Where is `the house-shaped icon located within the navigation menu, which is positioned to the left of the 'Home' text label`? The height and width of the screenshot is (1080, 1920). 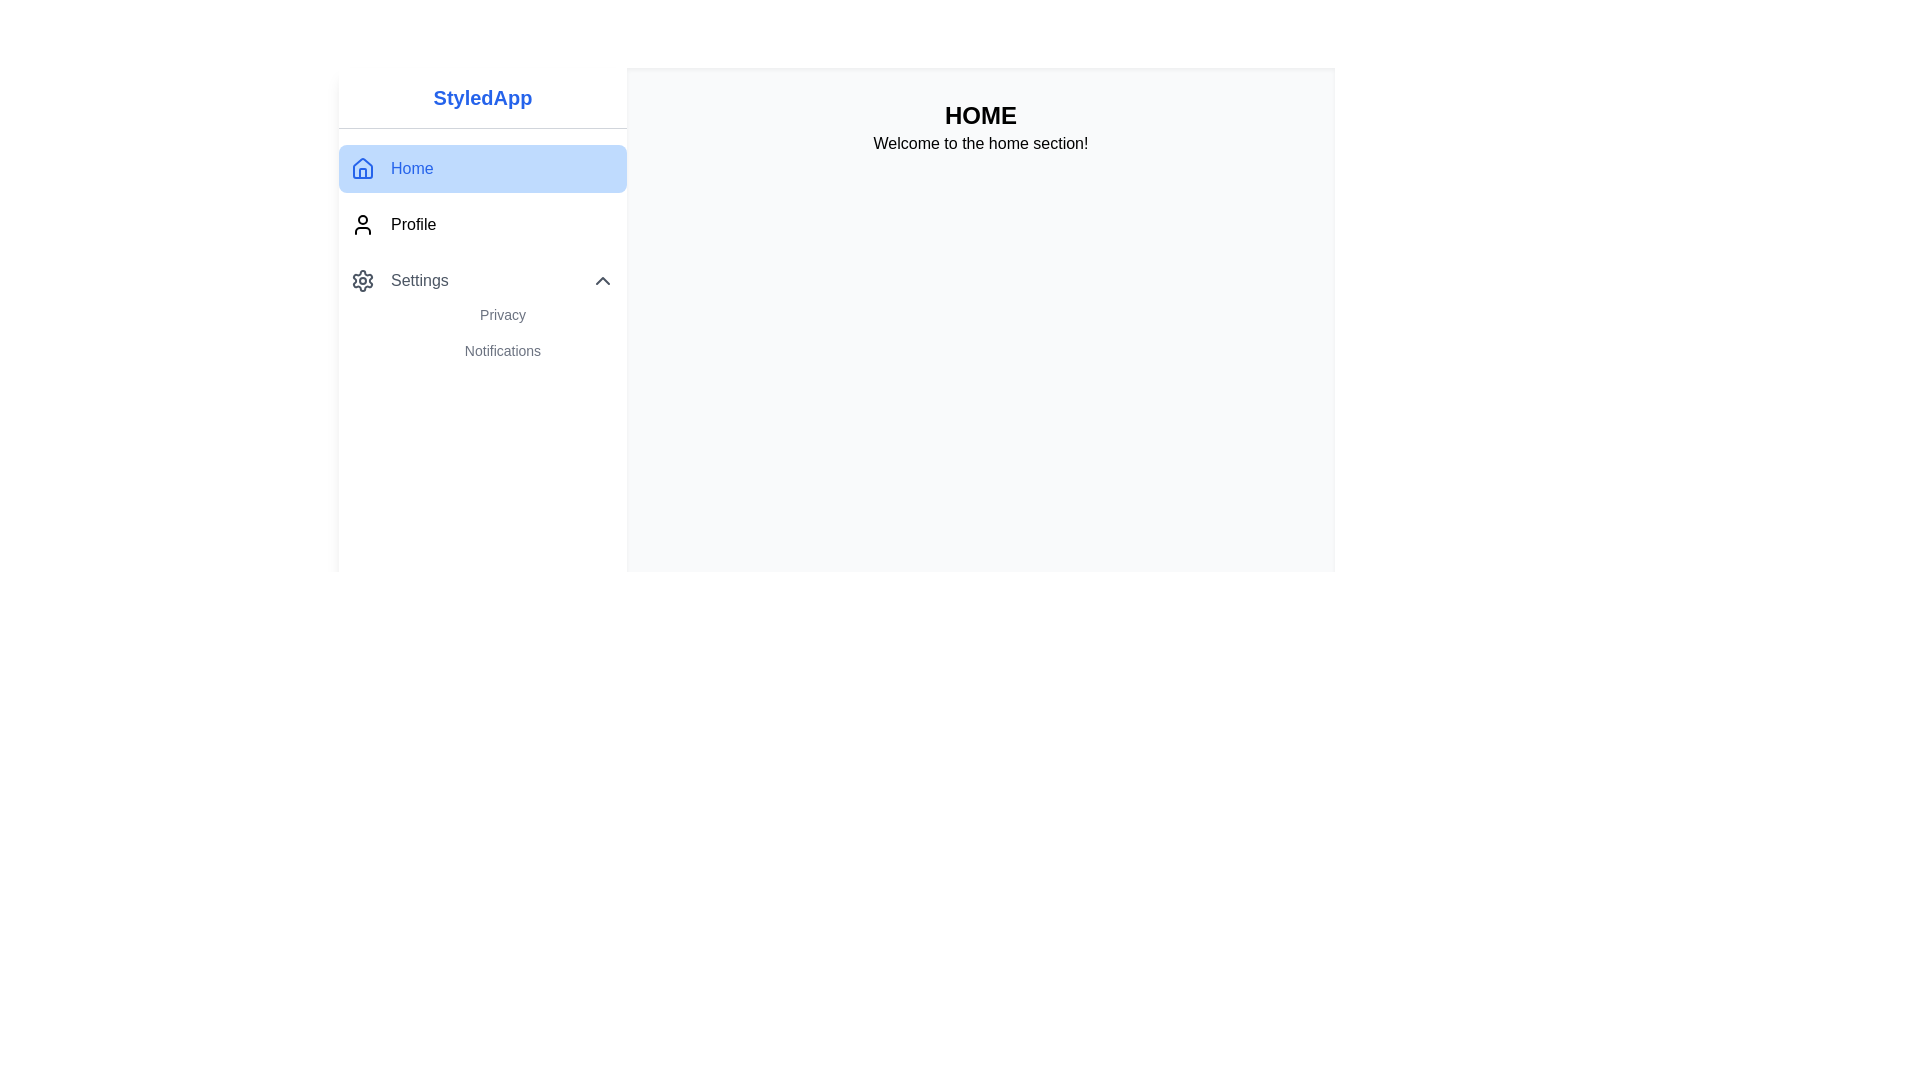 the house-shaped icon located within the navigation menu, which is positioned to the left of the 'Home' text label is located at coordinates (363, 172).